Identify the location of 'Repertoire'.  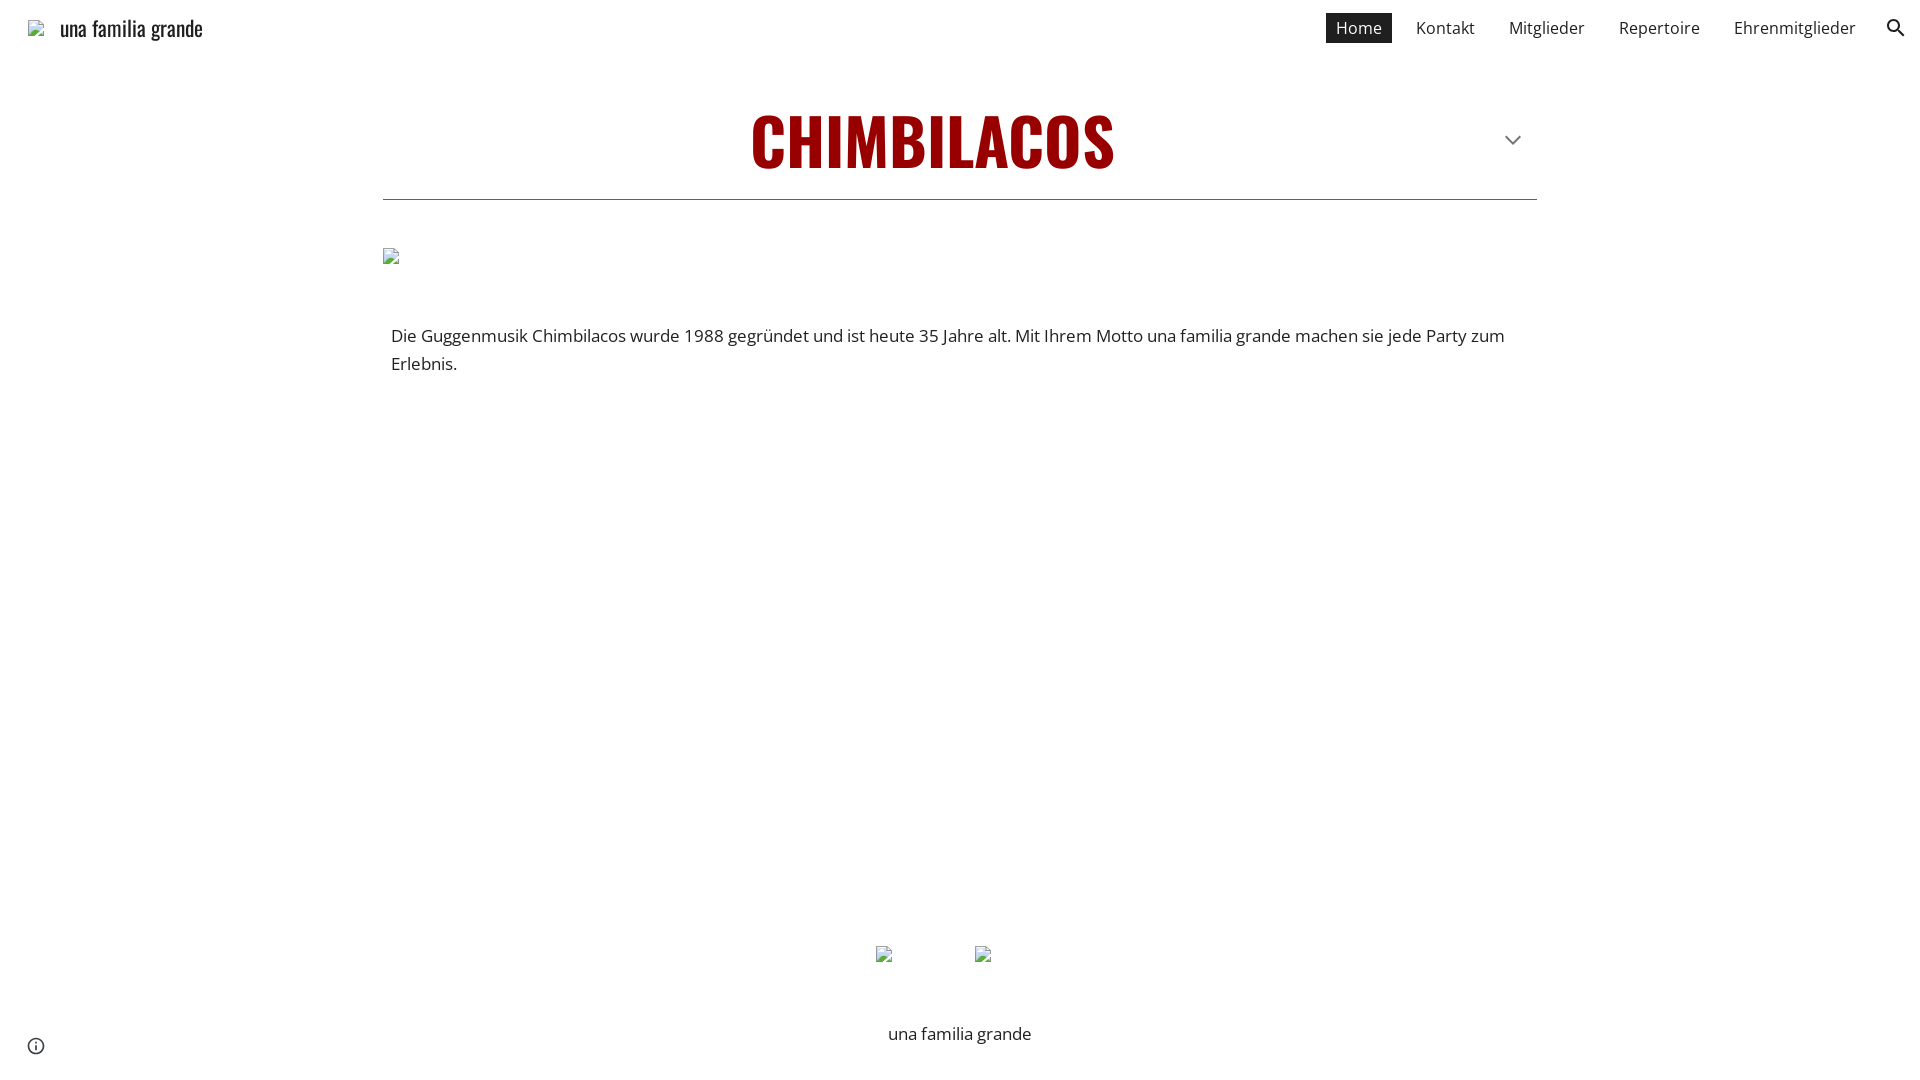
(1659, 27).